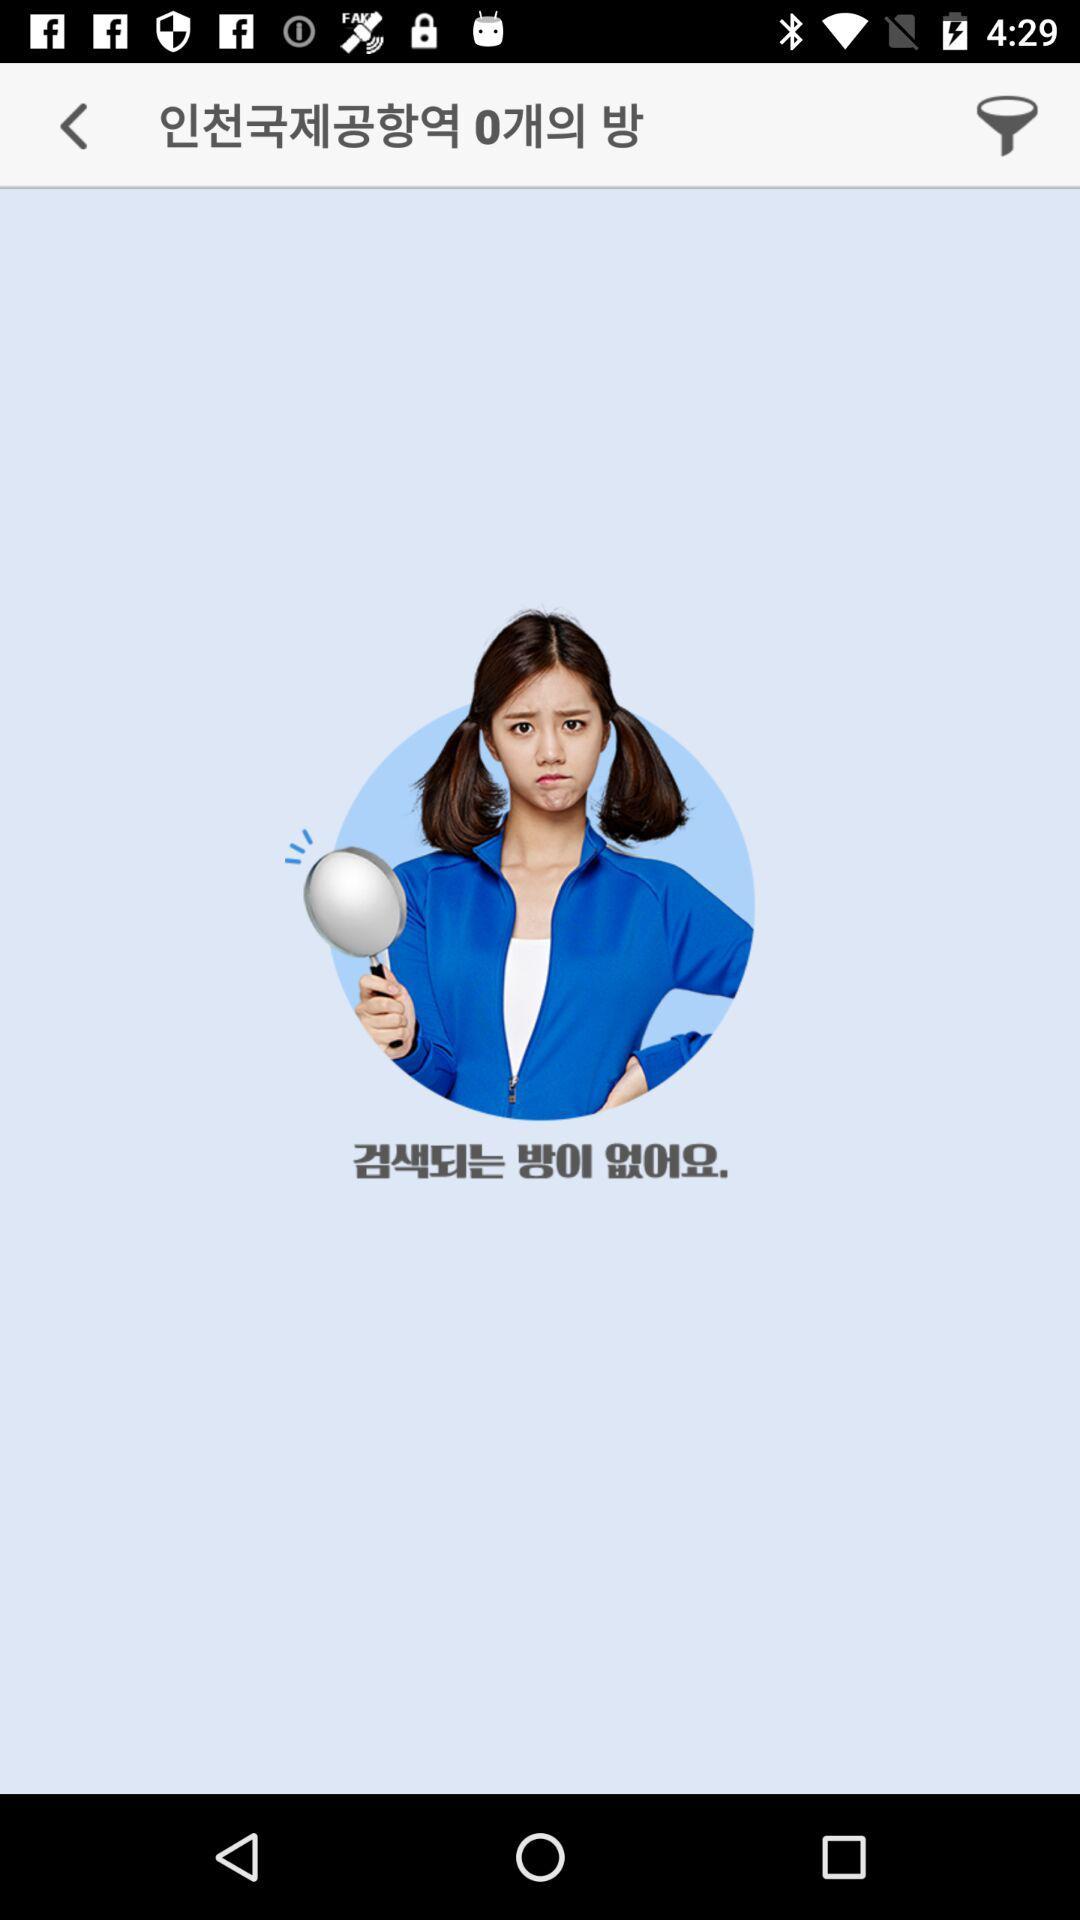 This screenshot has width=1080, height=1920. Describe the element at coordinates (72, 124) in the screenshot. I see `item at the top left corner` at that location.